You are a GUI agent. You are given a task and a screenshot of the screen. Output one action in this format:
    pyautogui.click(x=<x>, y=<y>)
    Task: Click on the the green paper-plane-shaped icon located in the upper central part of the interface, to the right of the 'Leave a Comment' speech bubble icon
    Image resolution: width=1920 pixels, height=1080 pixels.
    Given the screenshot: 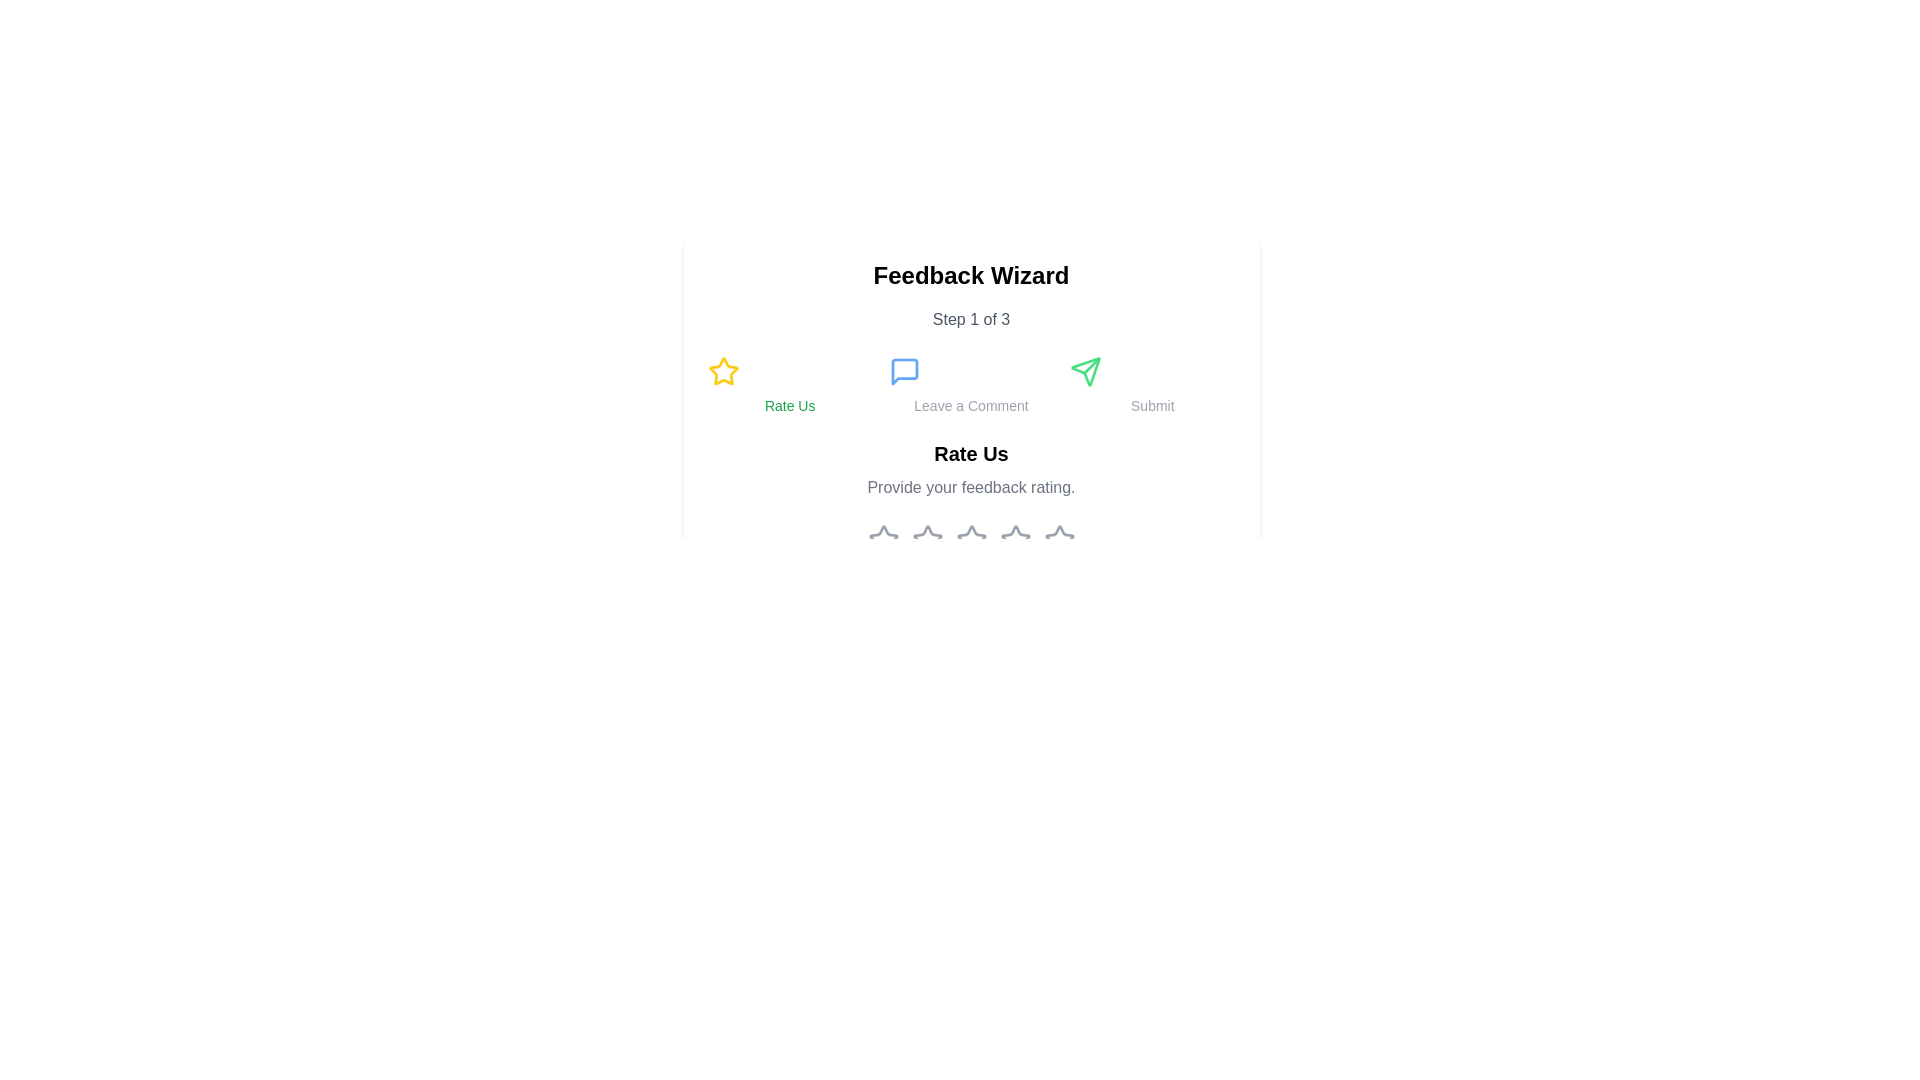 What is the action you would take?
    pyautogui.click(x=1085, y=371)
    